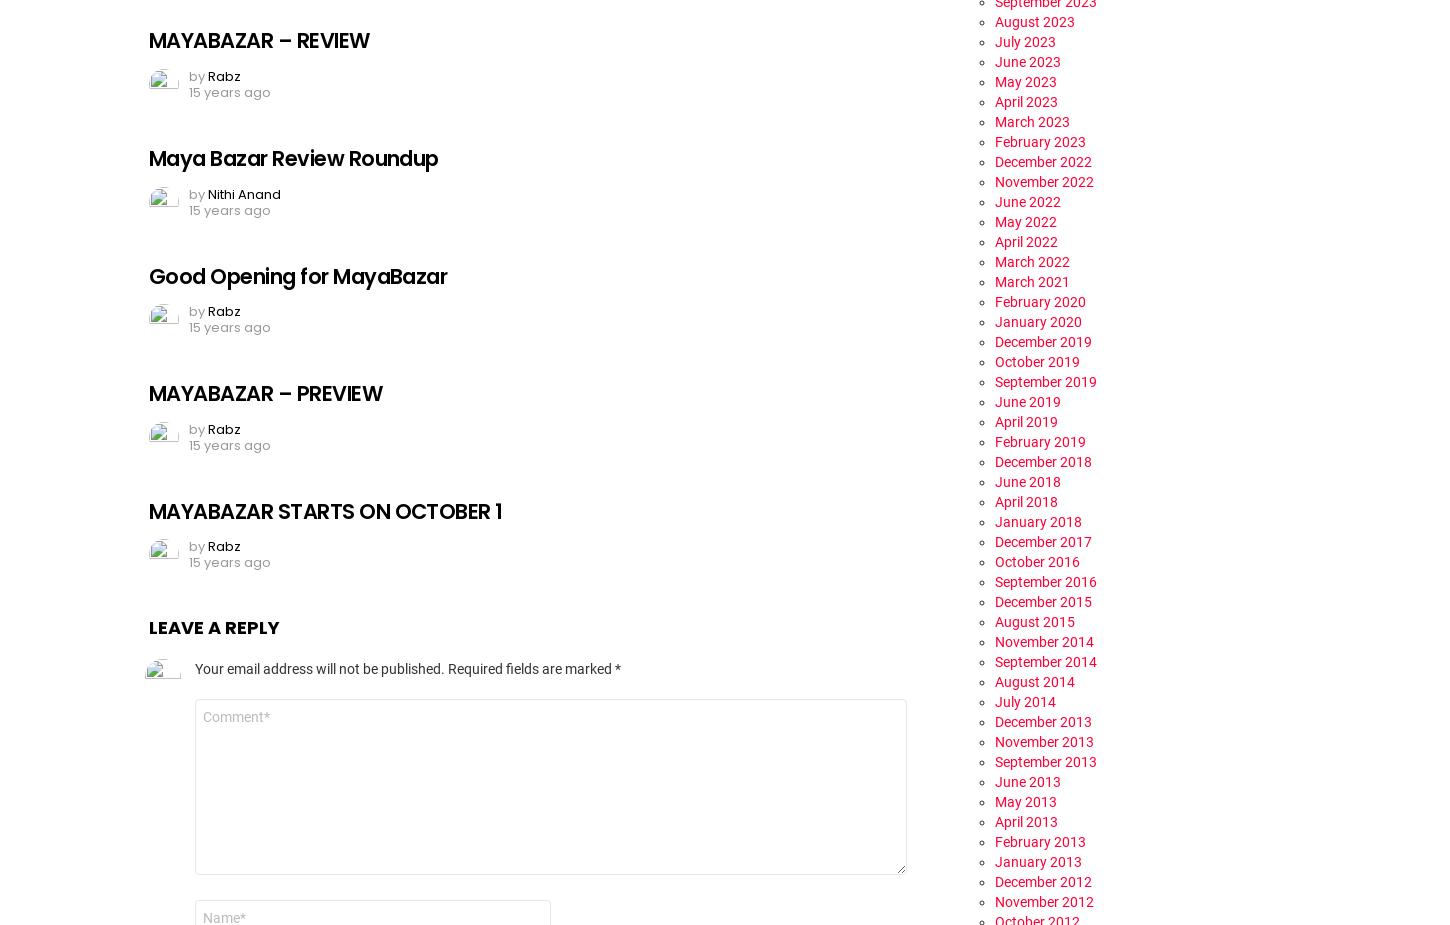 The height and width of the screenshot is (925, 1450). I want to click on 'December 2013', so click(1043, 721).